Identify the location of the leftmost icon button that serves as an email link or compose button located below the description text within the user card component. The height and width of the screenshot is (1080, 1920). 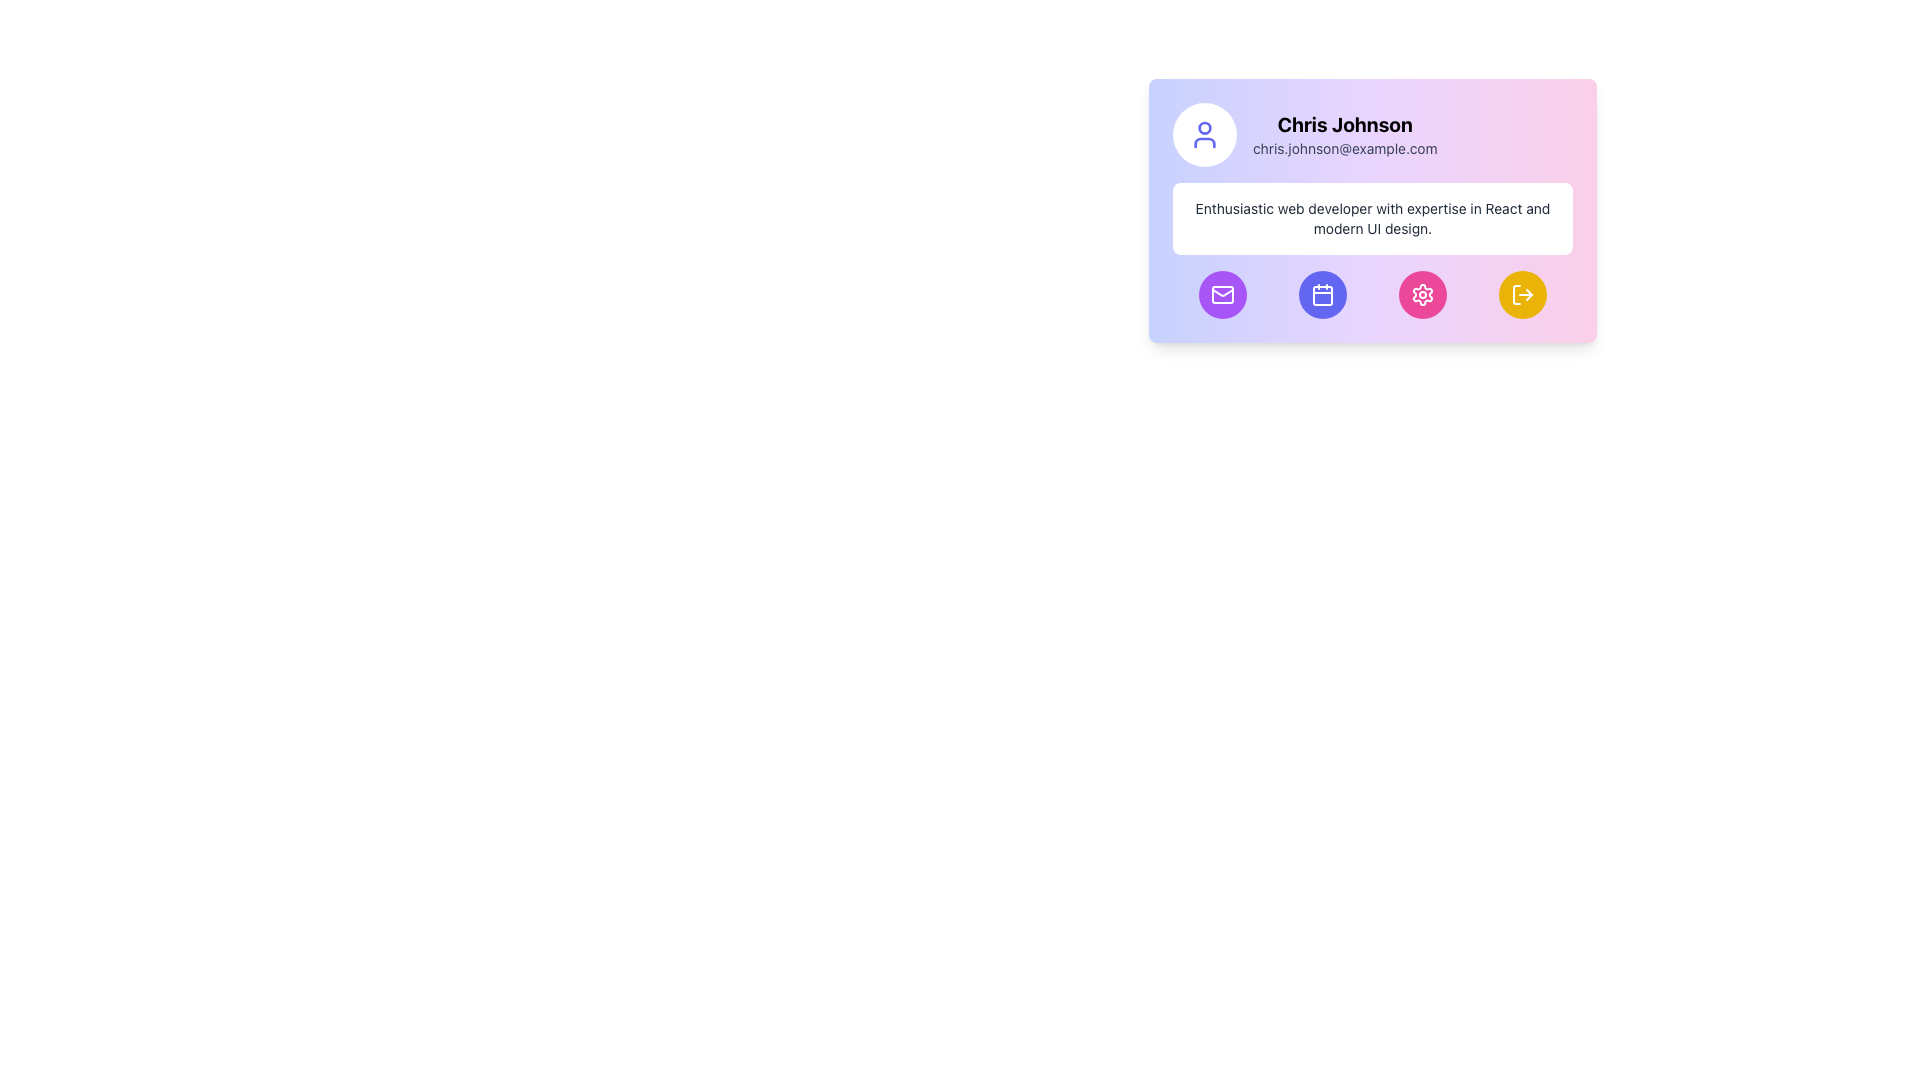
(1222, 294).